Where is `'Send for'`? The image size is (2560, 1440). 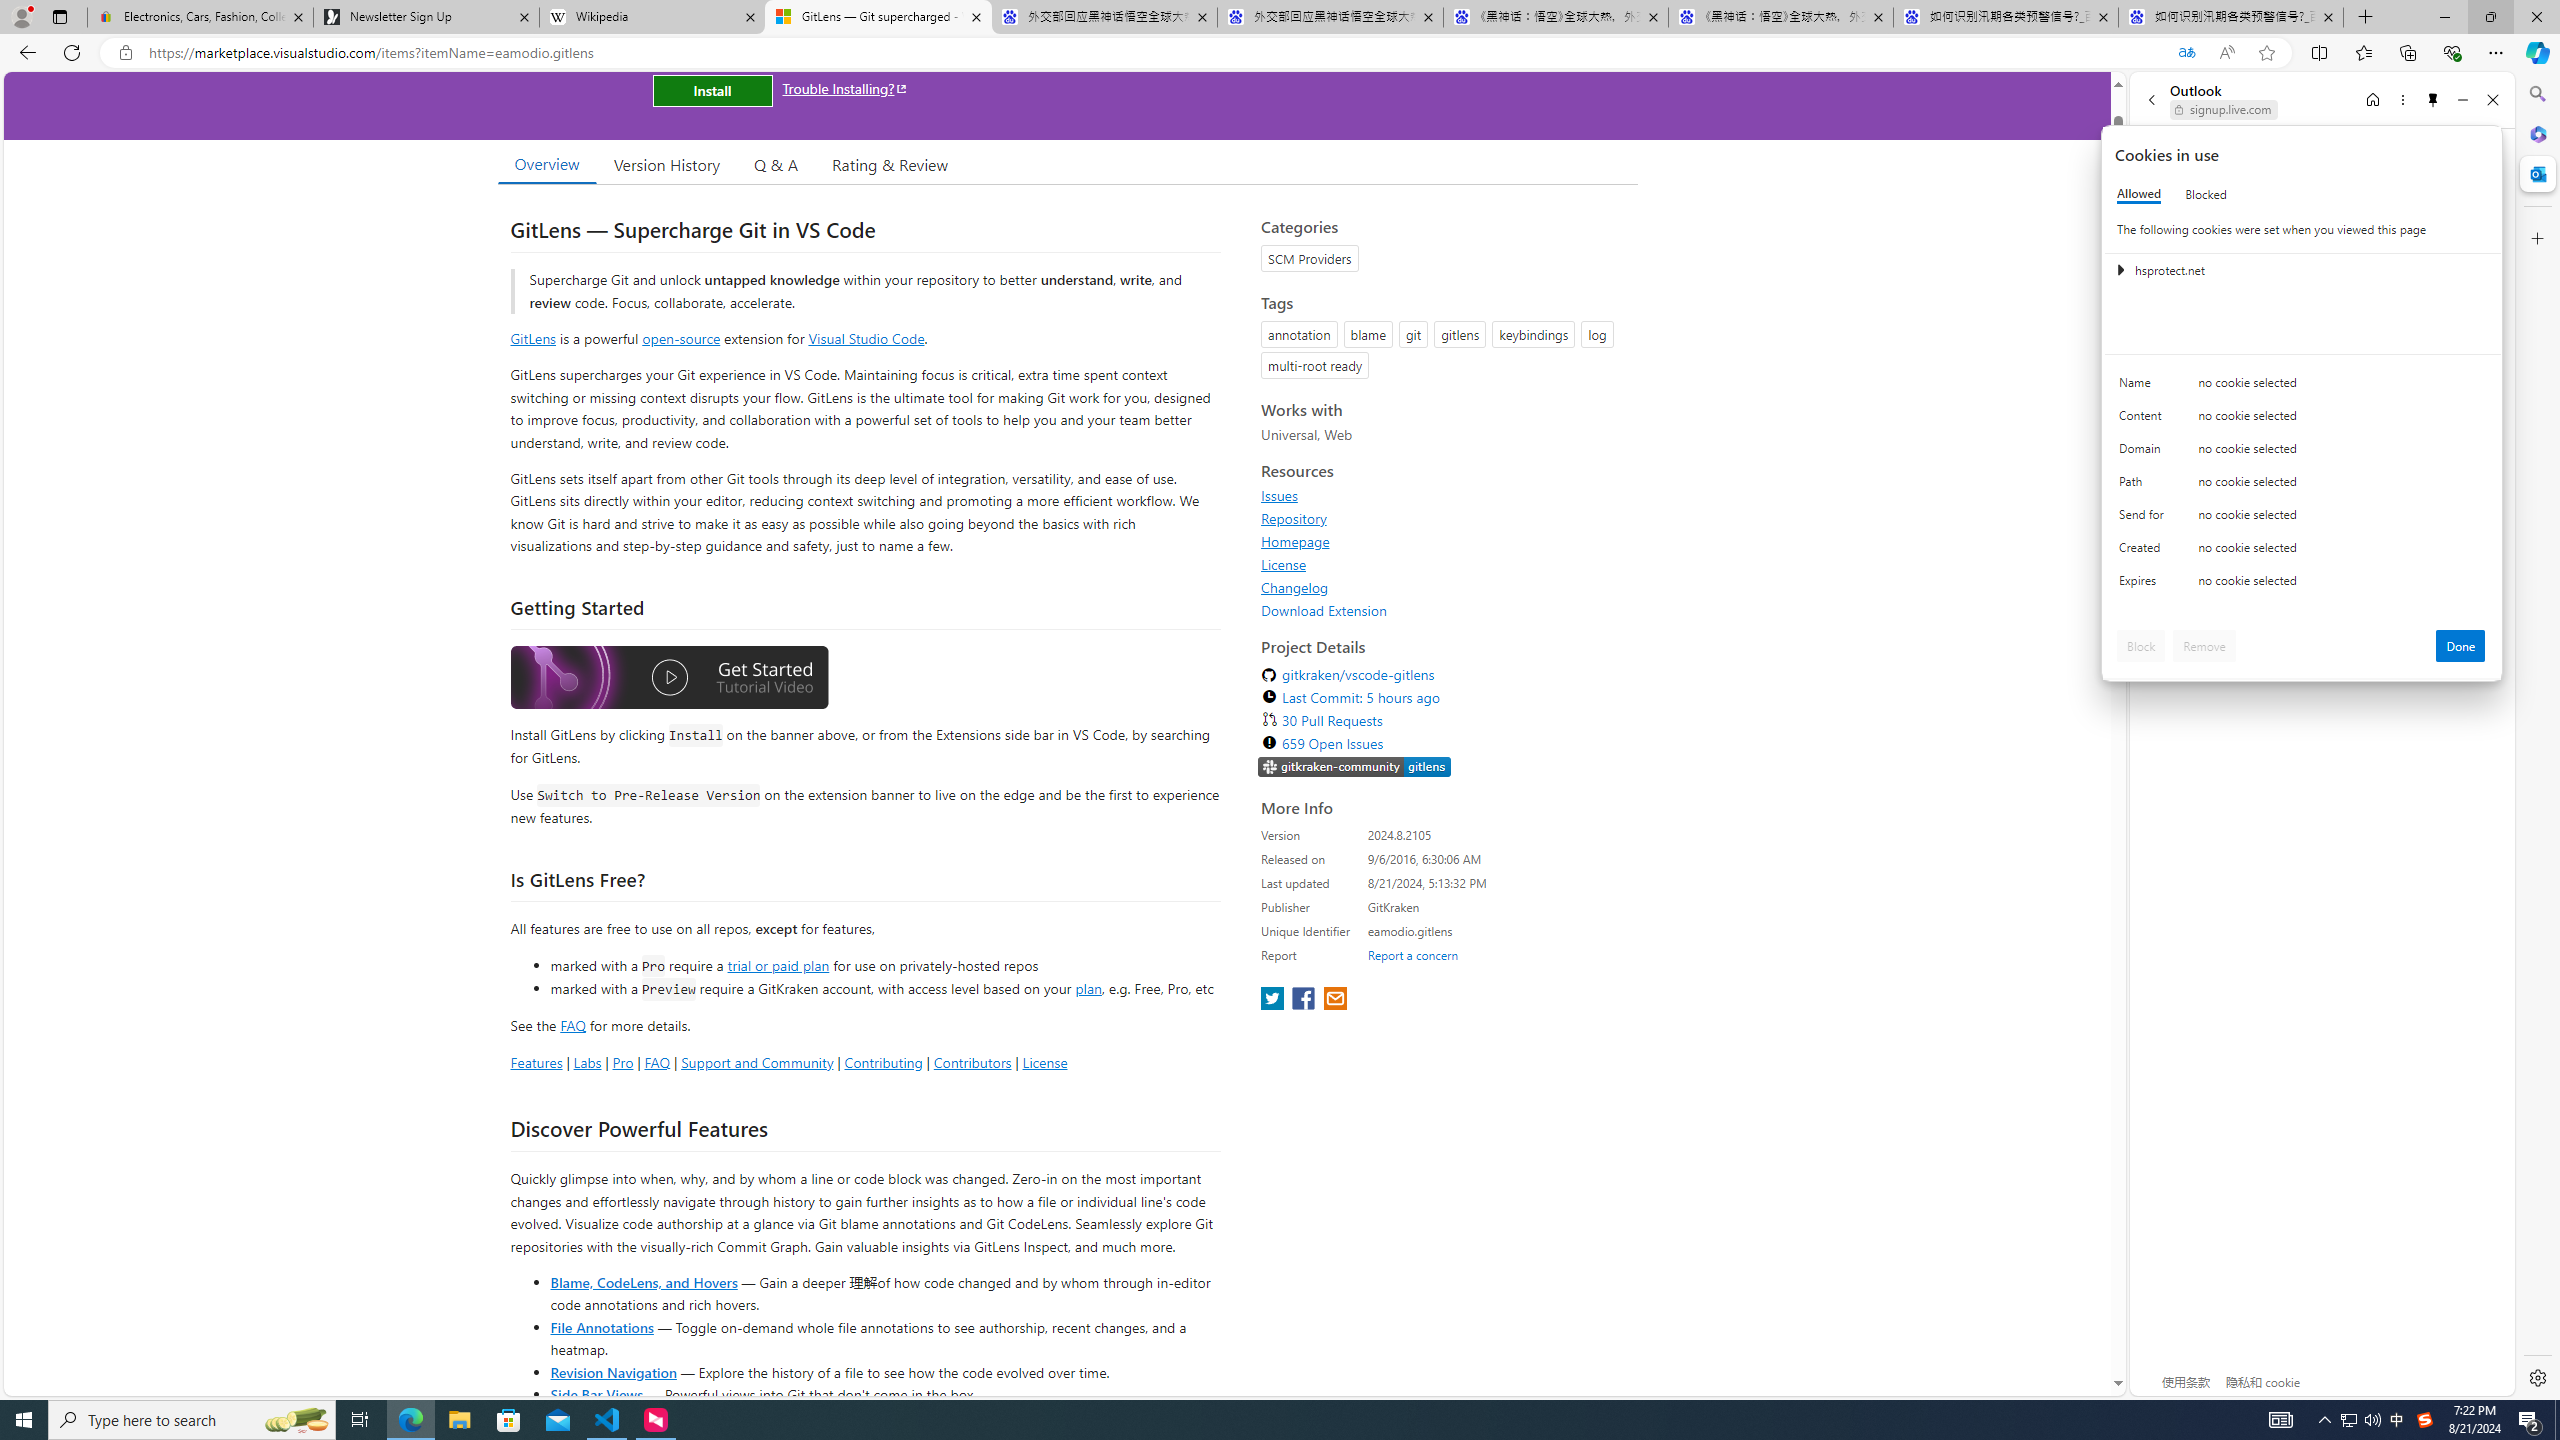 'Send for' is located at coordinates (2144, 518).